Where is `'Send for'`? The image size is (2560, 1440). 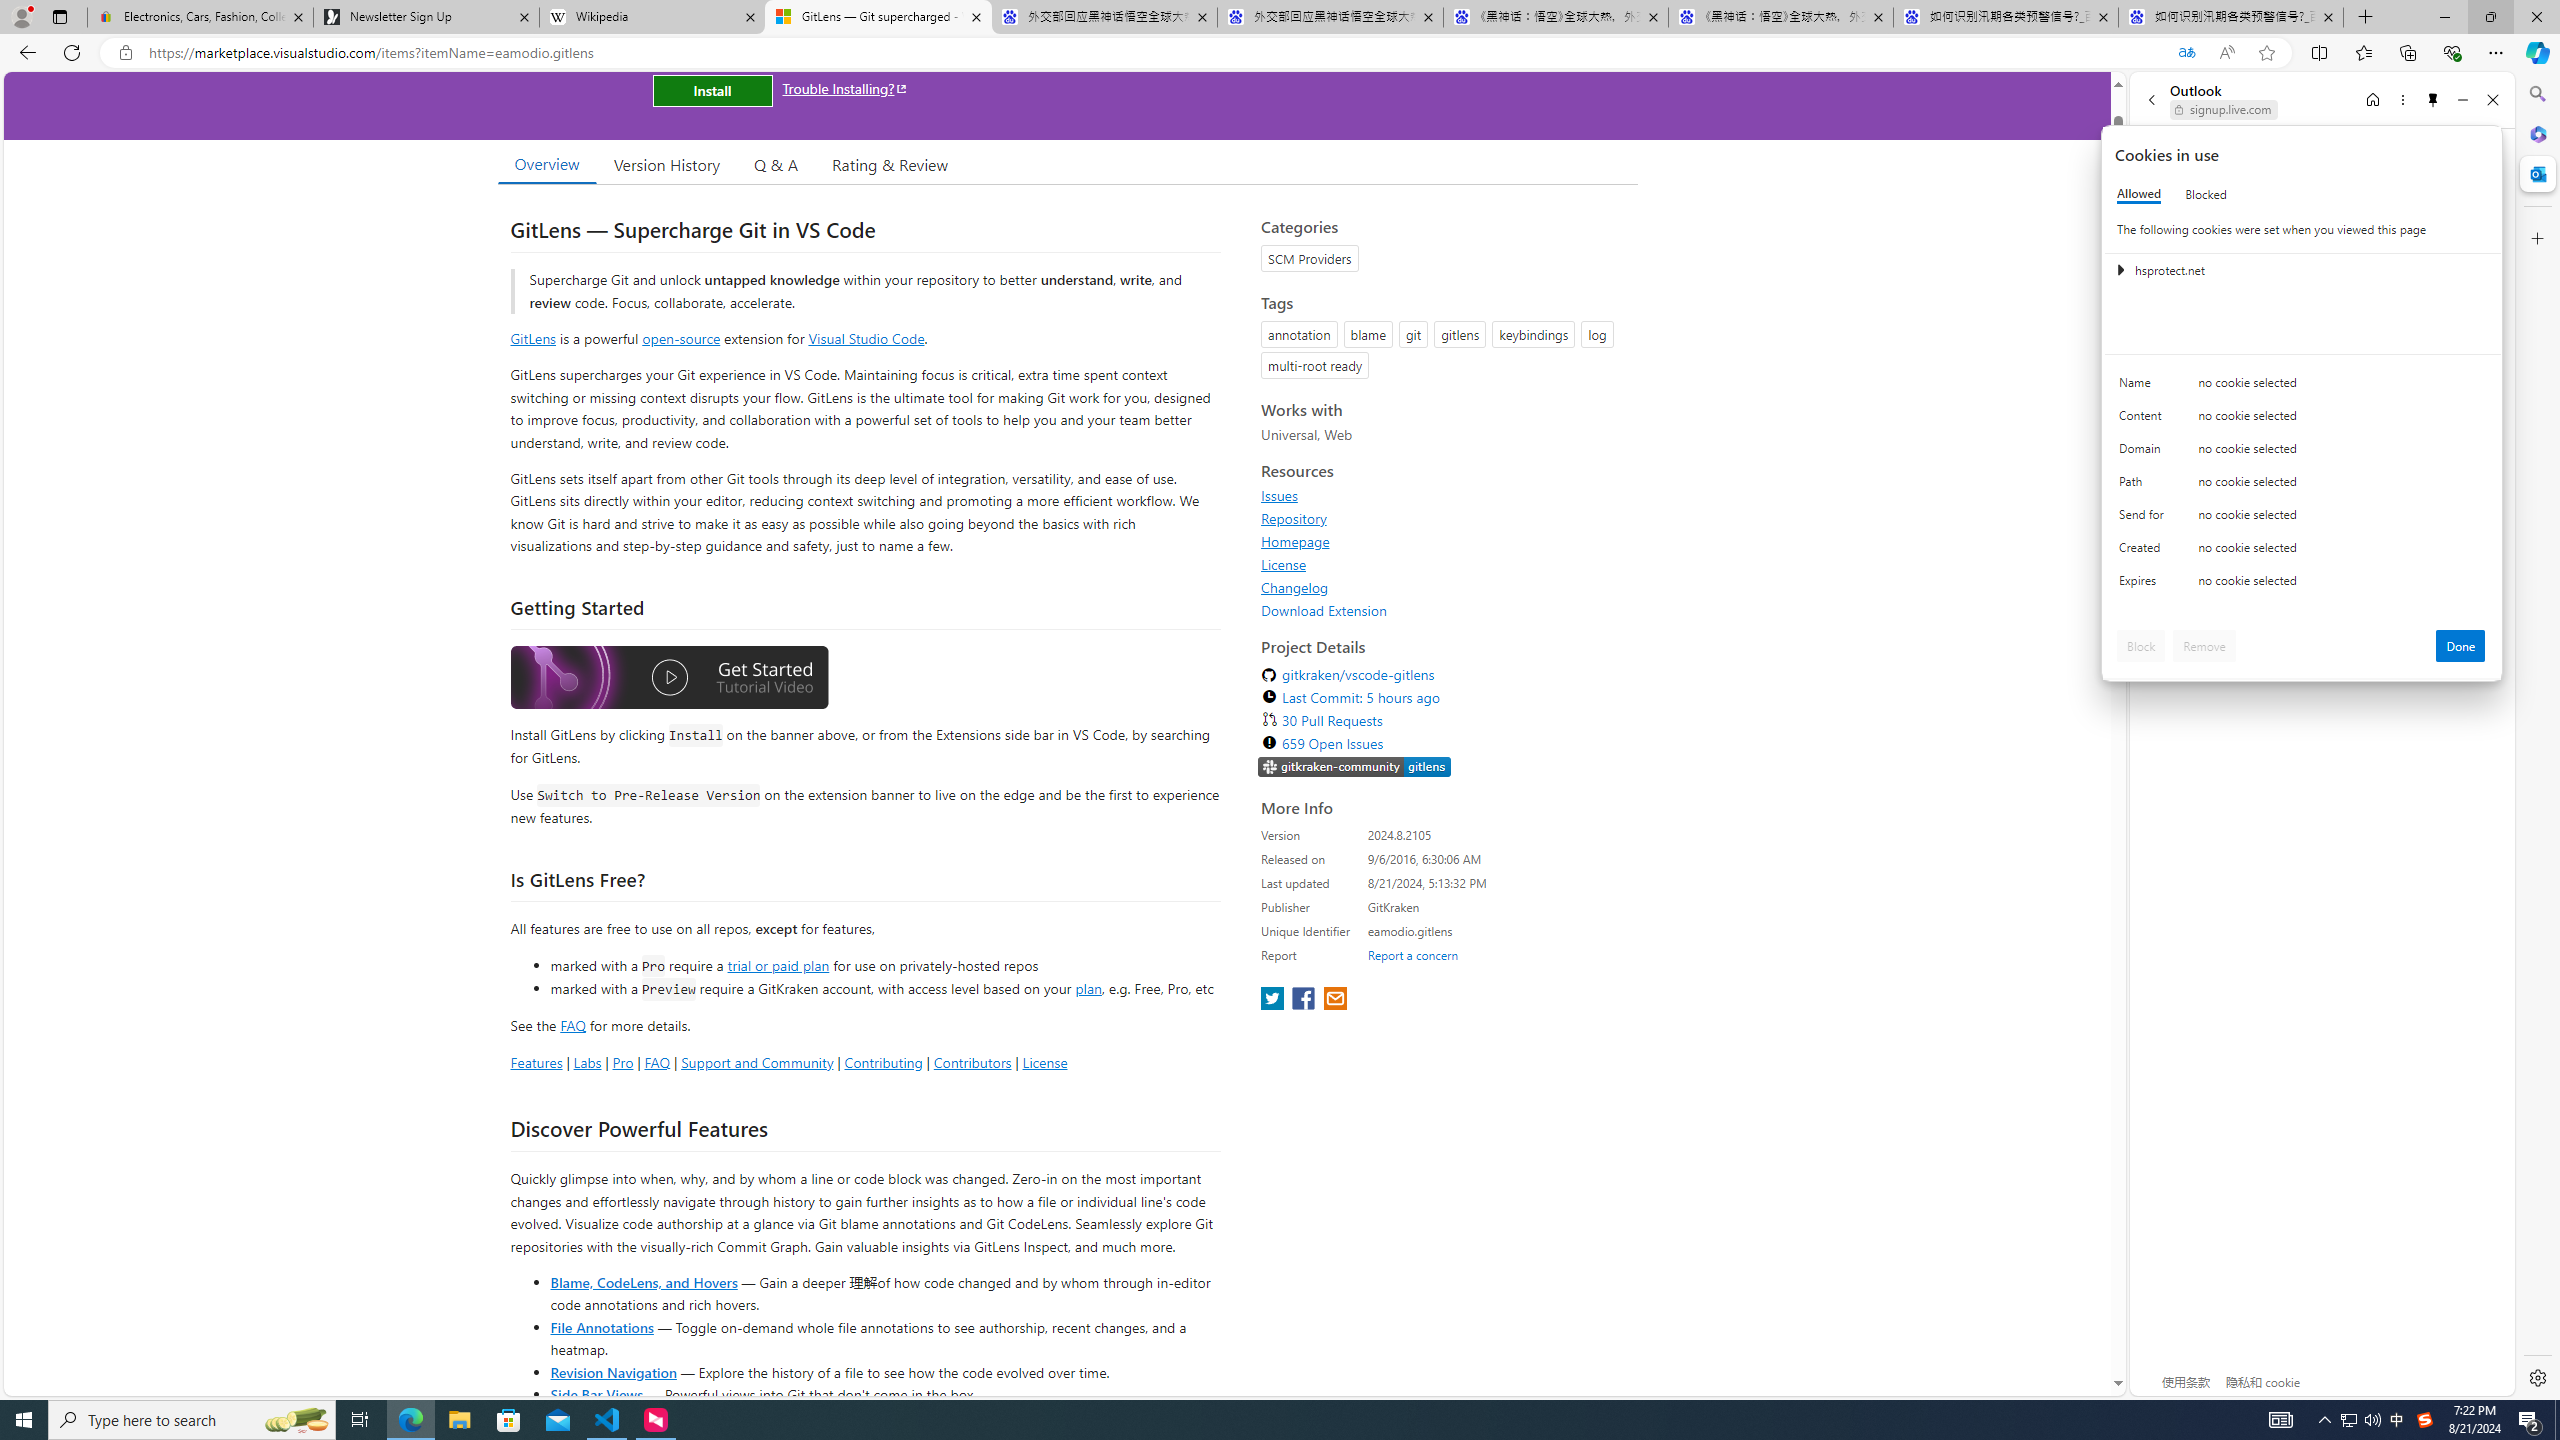 'Send for' is located at coordinates (2144, 518).